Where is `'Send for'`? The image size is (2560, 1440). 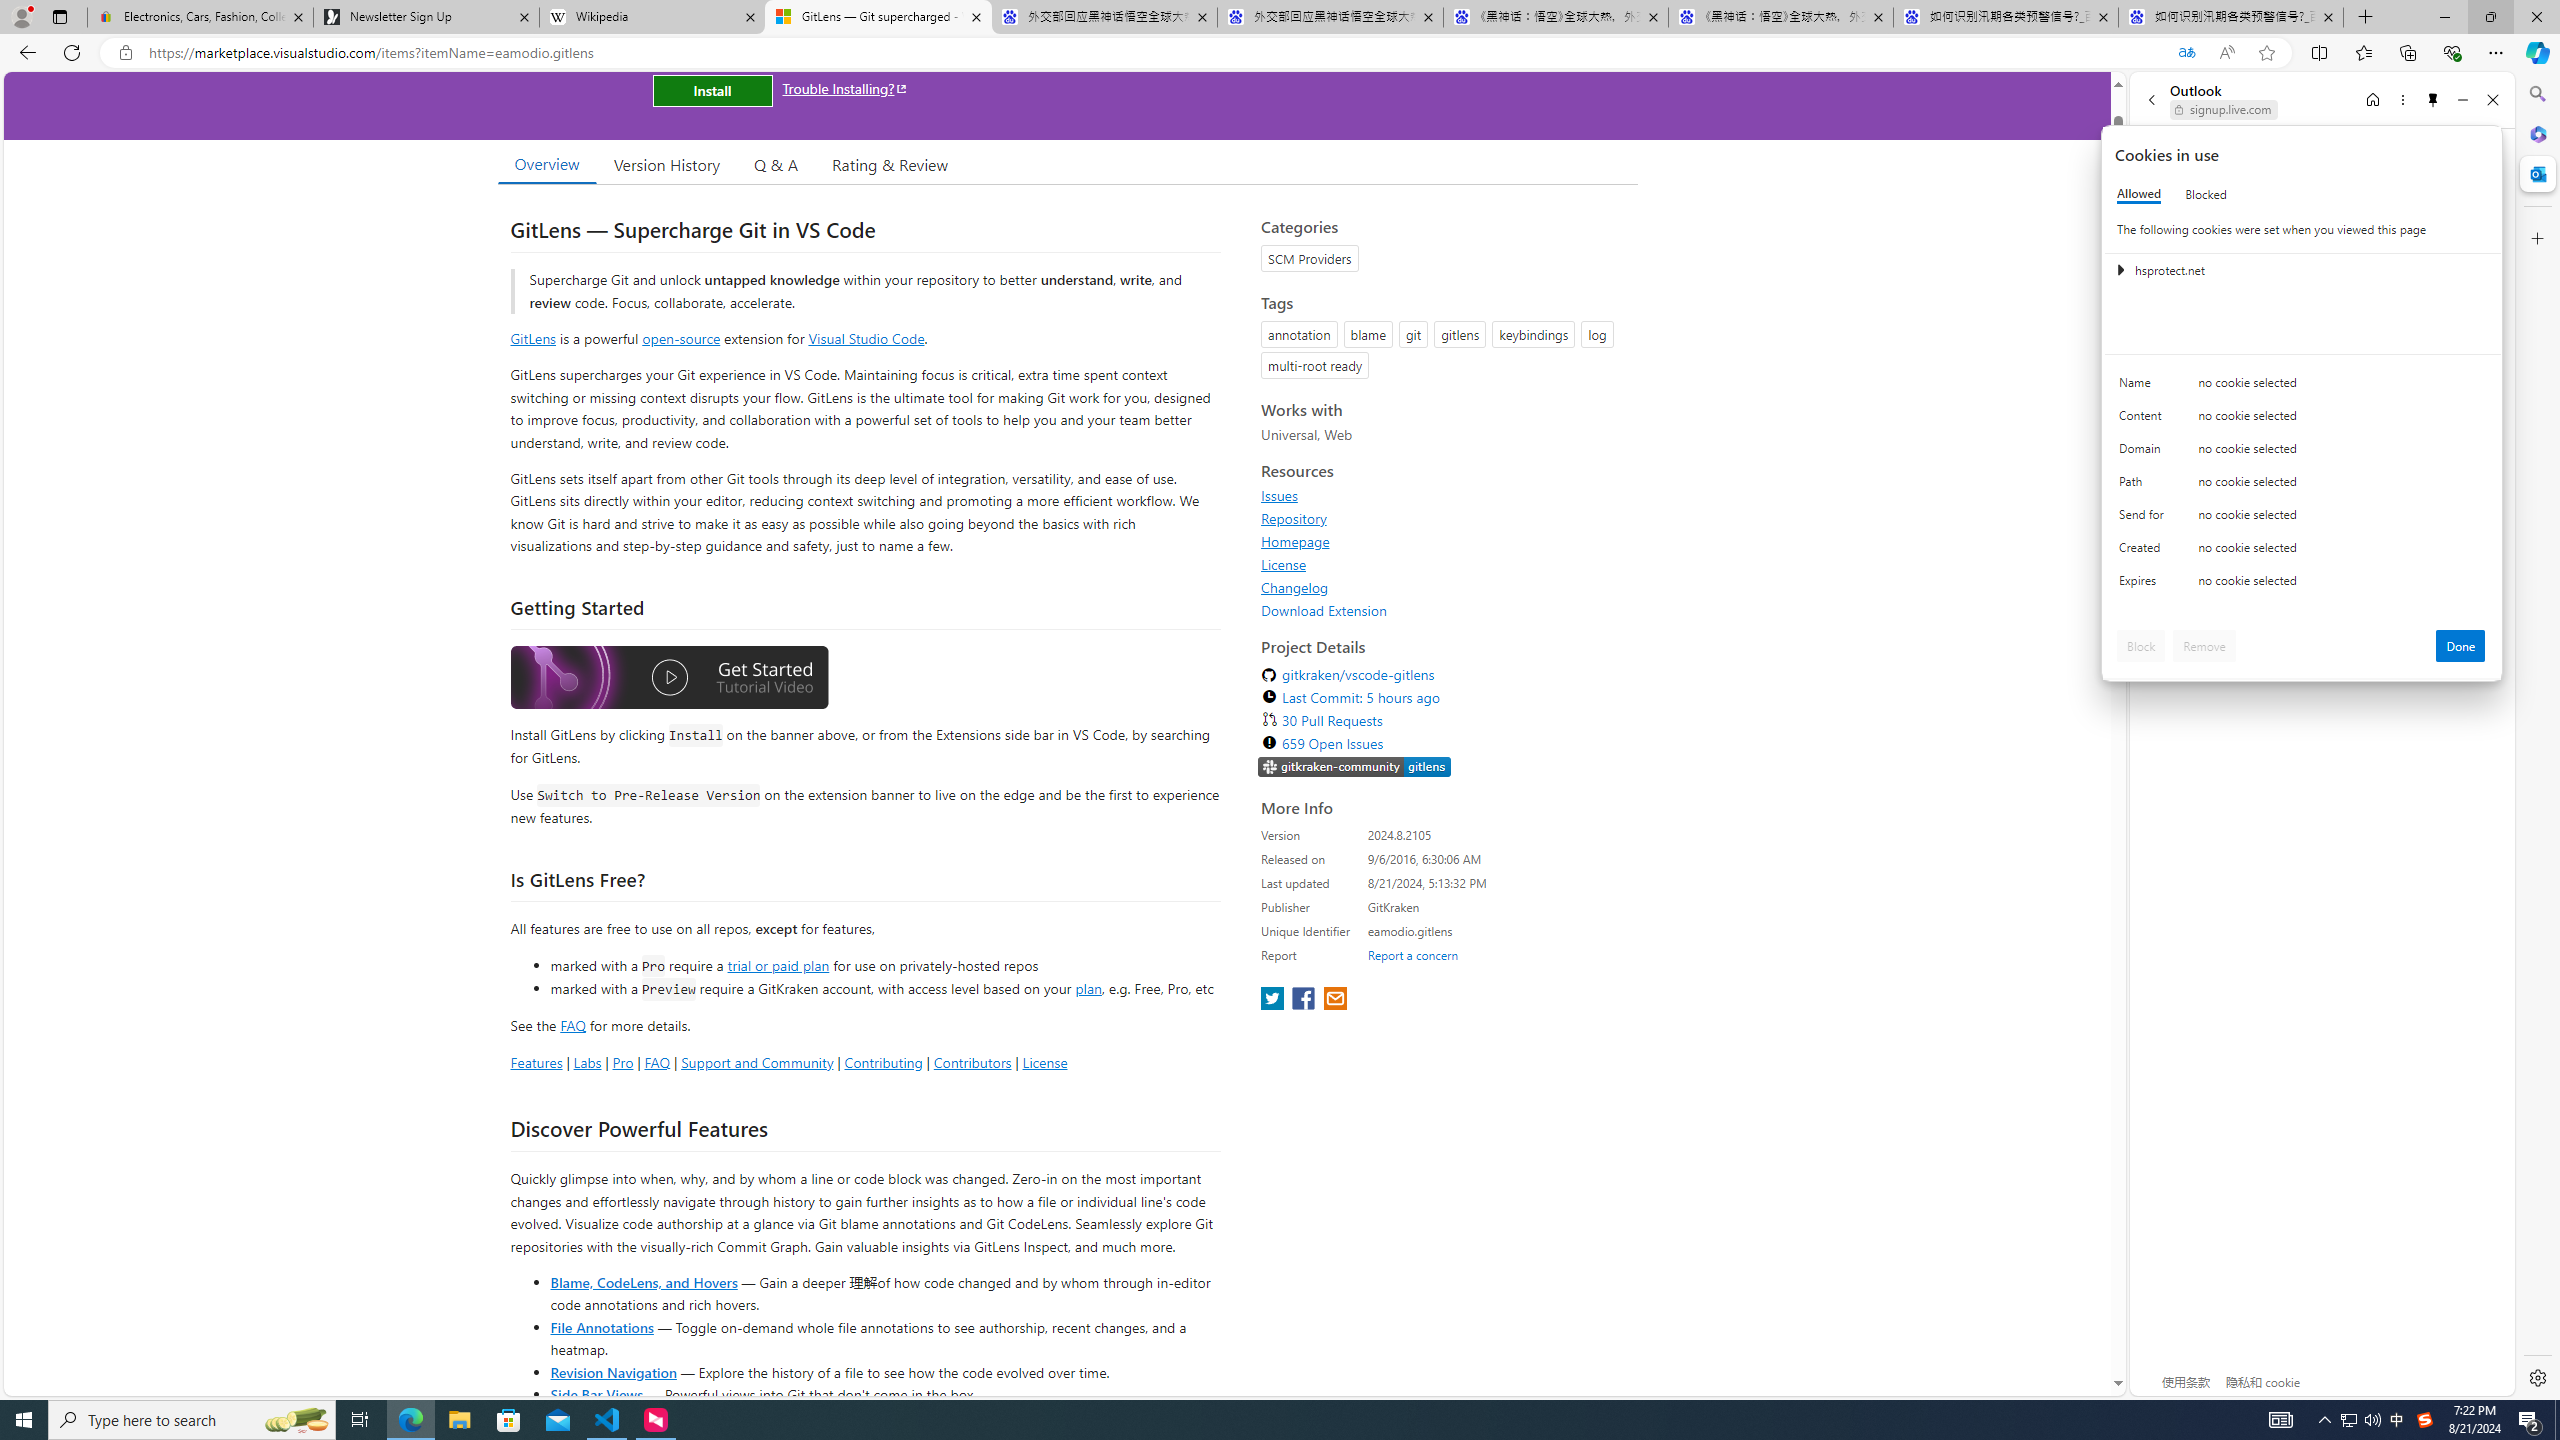 'Send for' is located at coordinates (2144, 518).